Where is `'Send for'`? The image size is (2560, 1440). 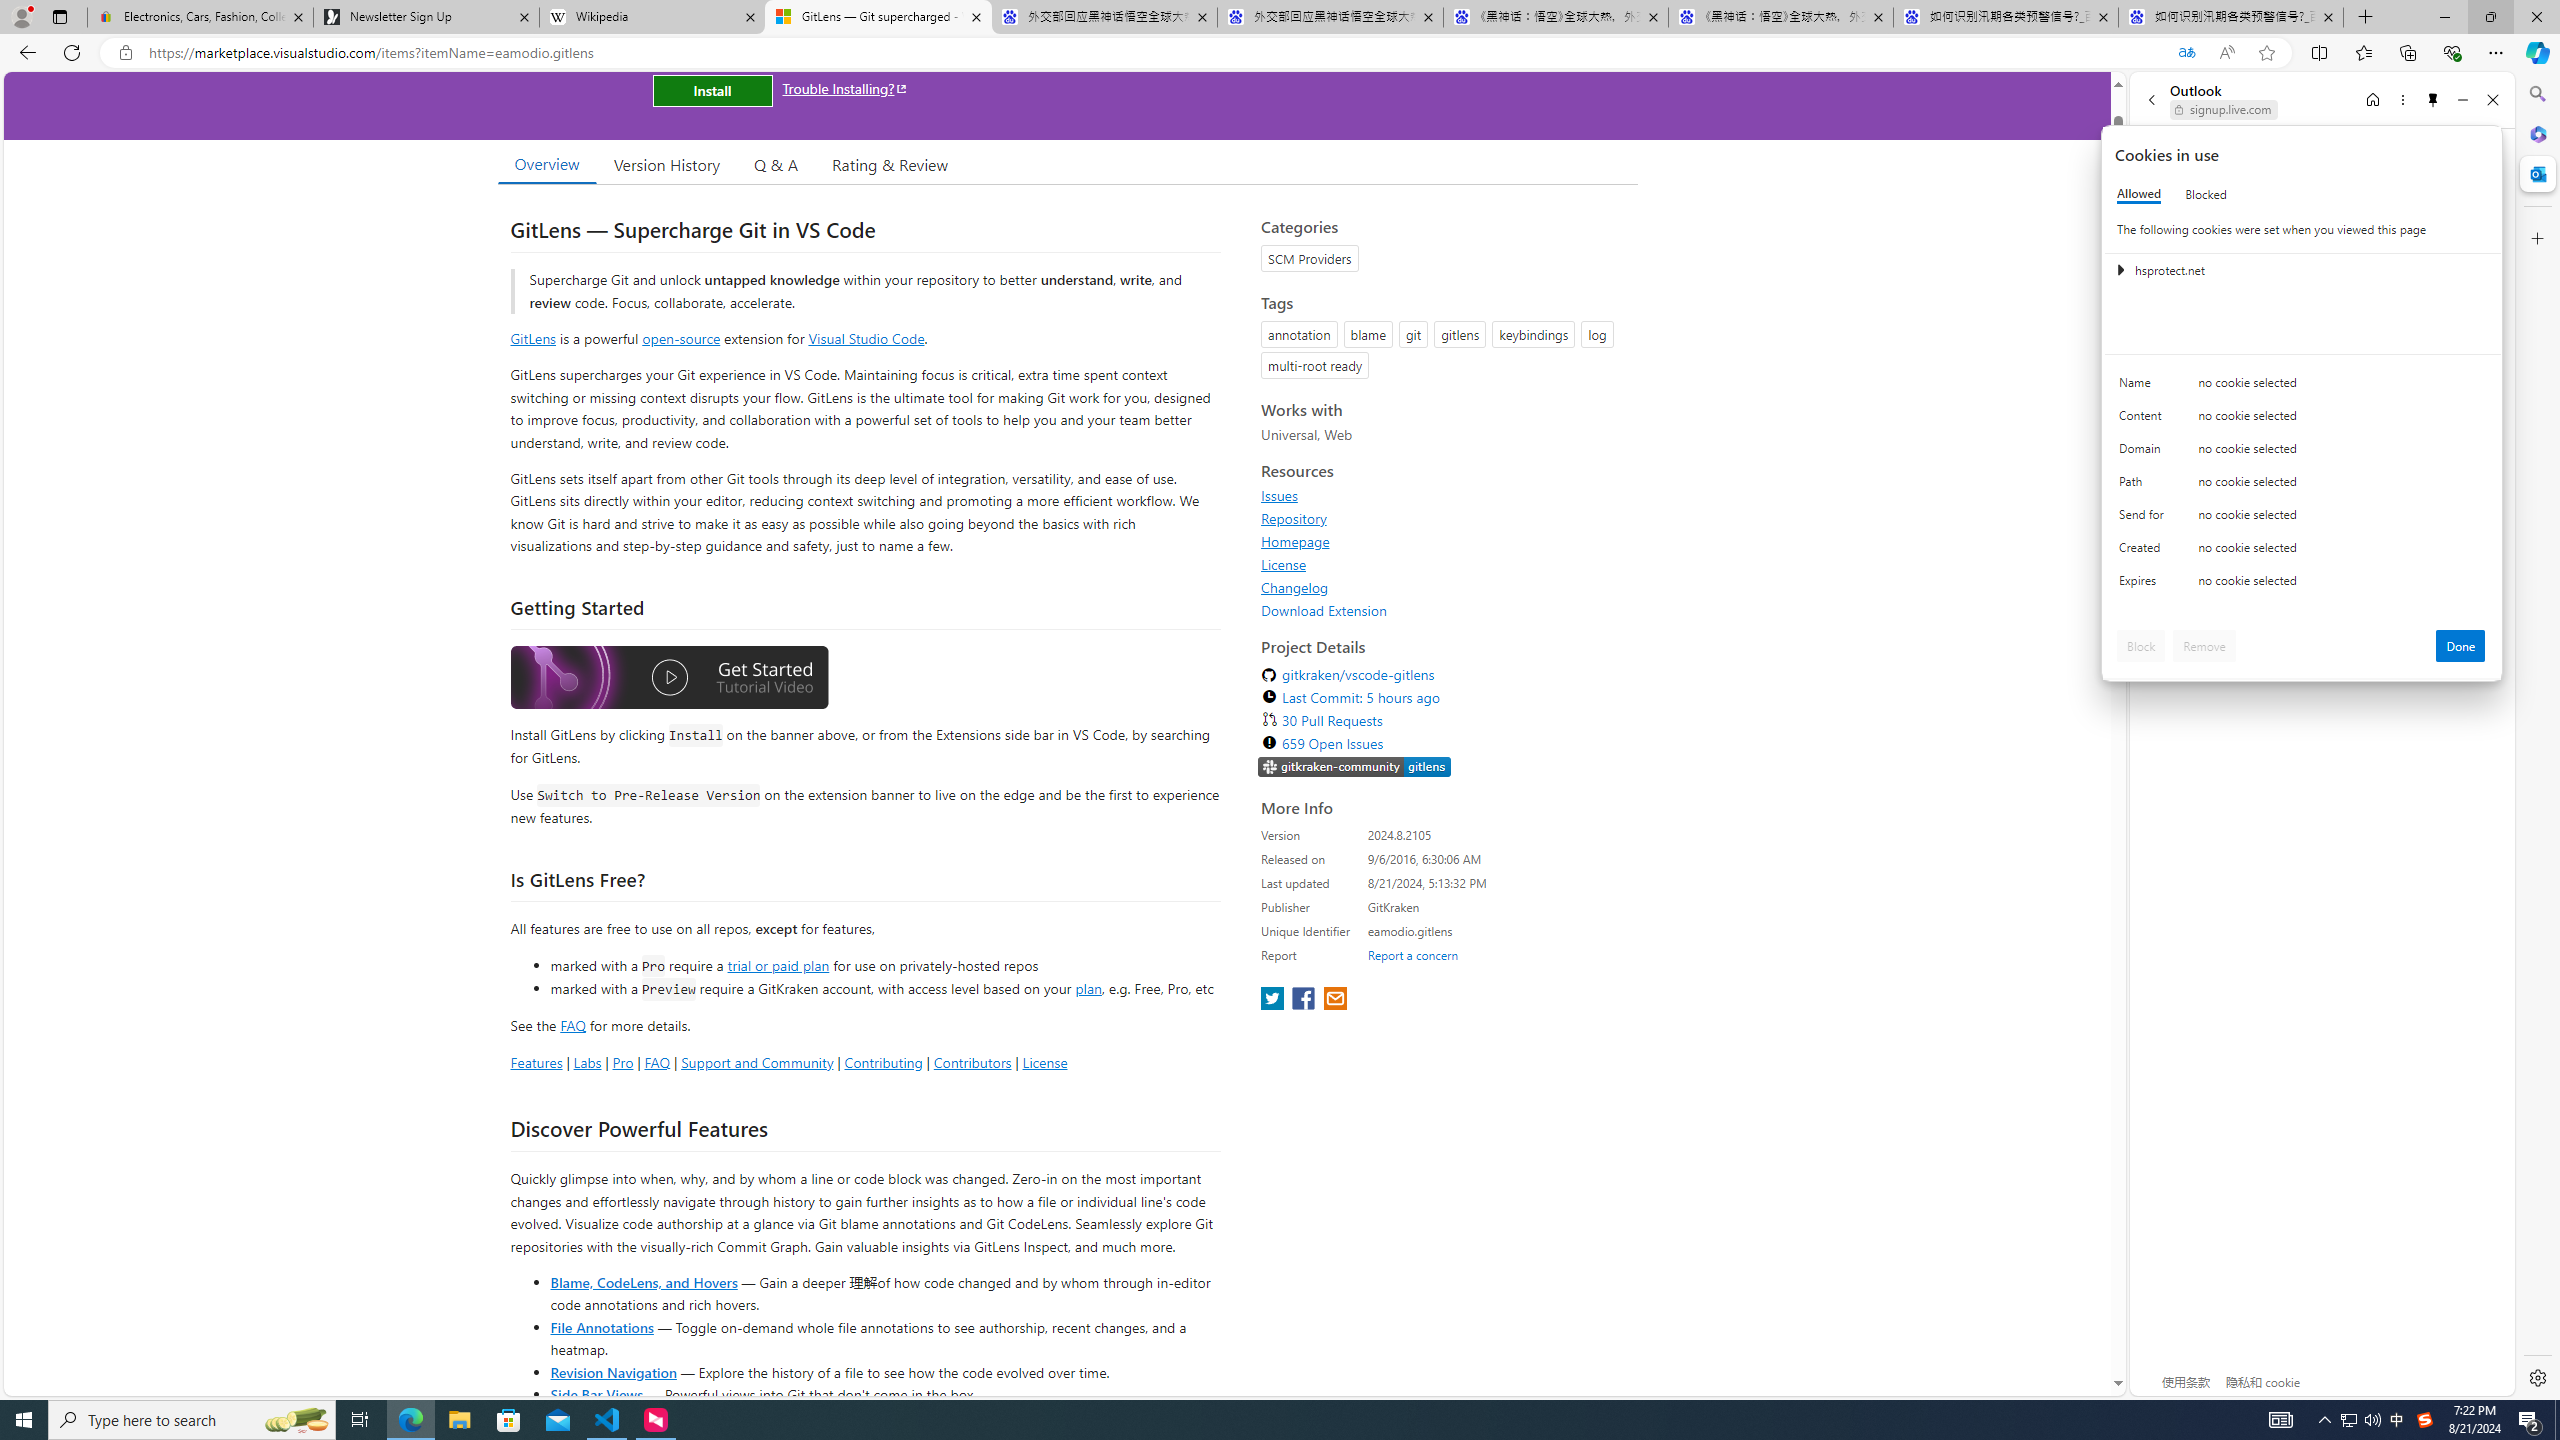 'Send for' is located at coordinates (2144, 518).